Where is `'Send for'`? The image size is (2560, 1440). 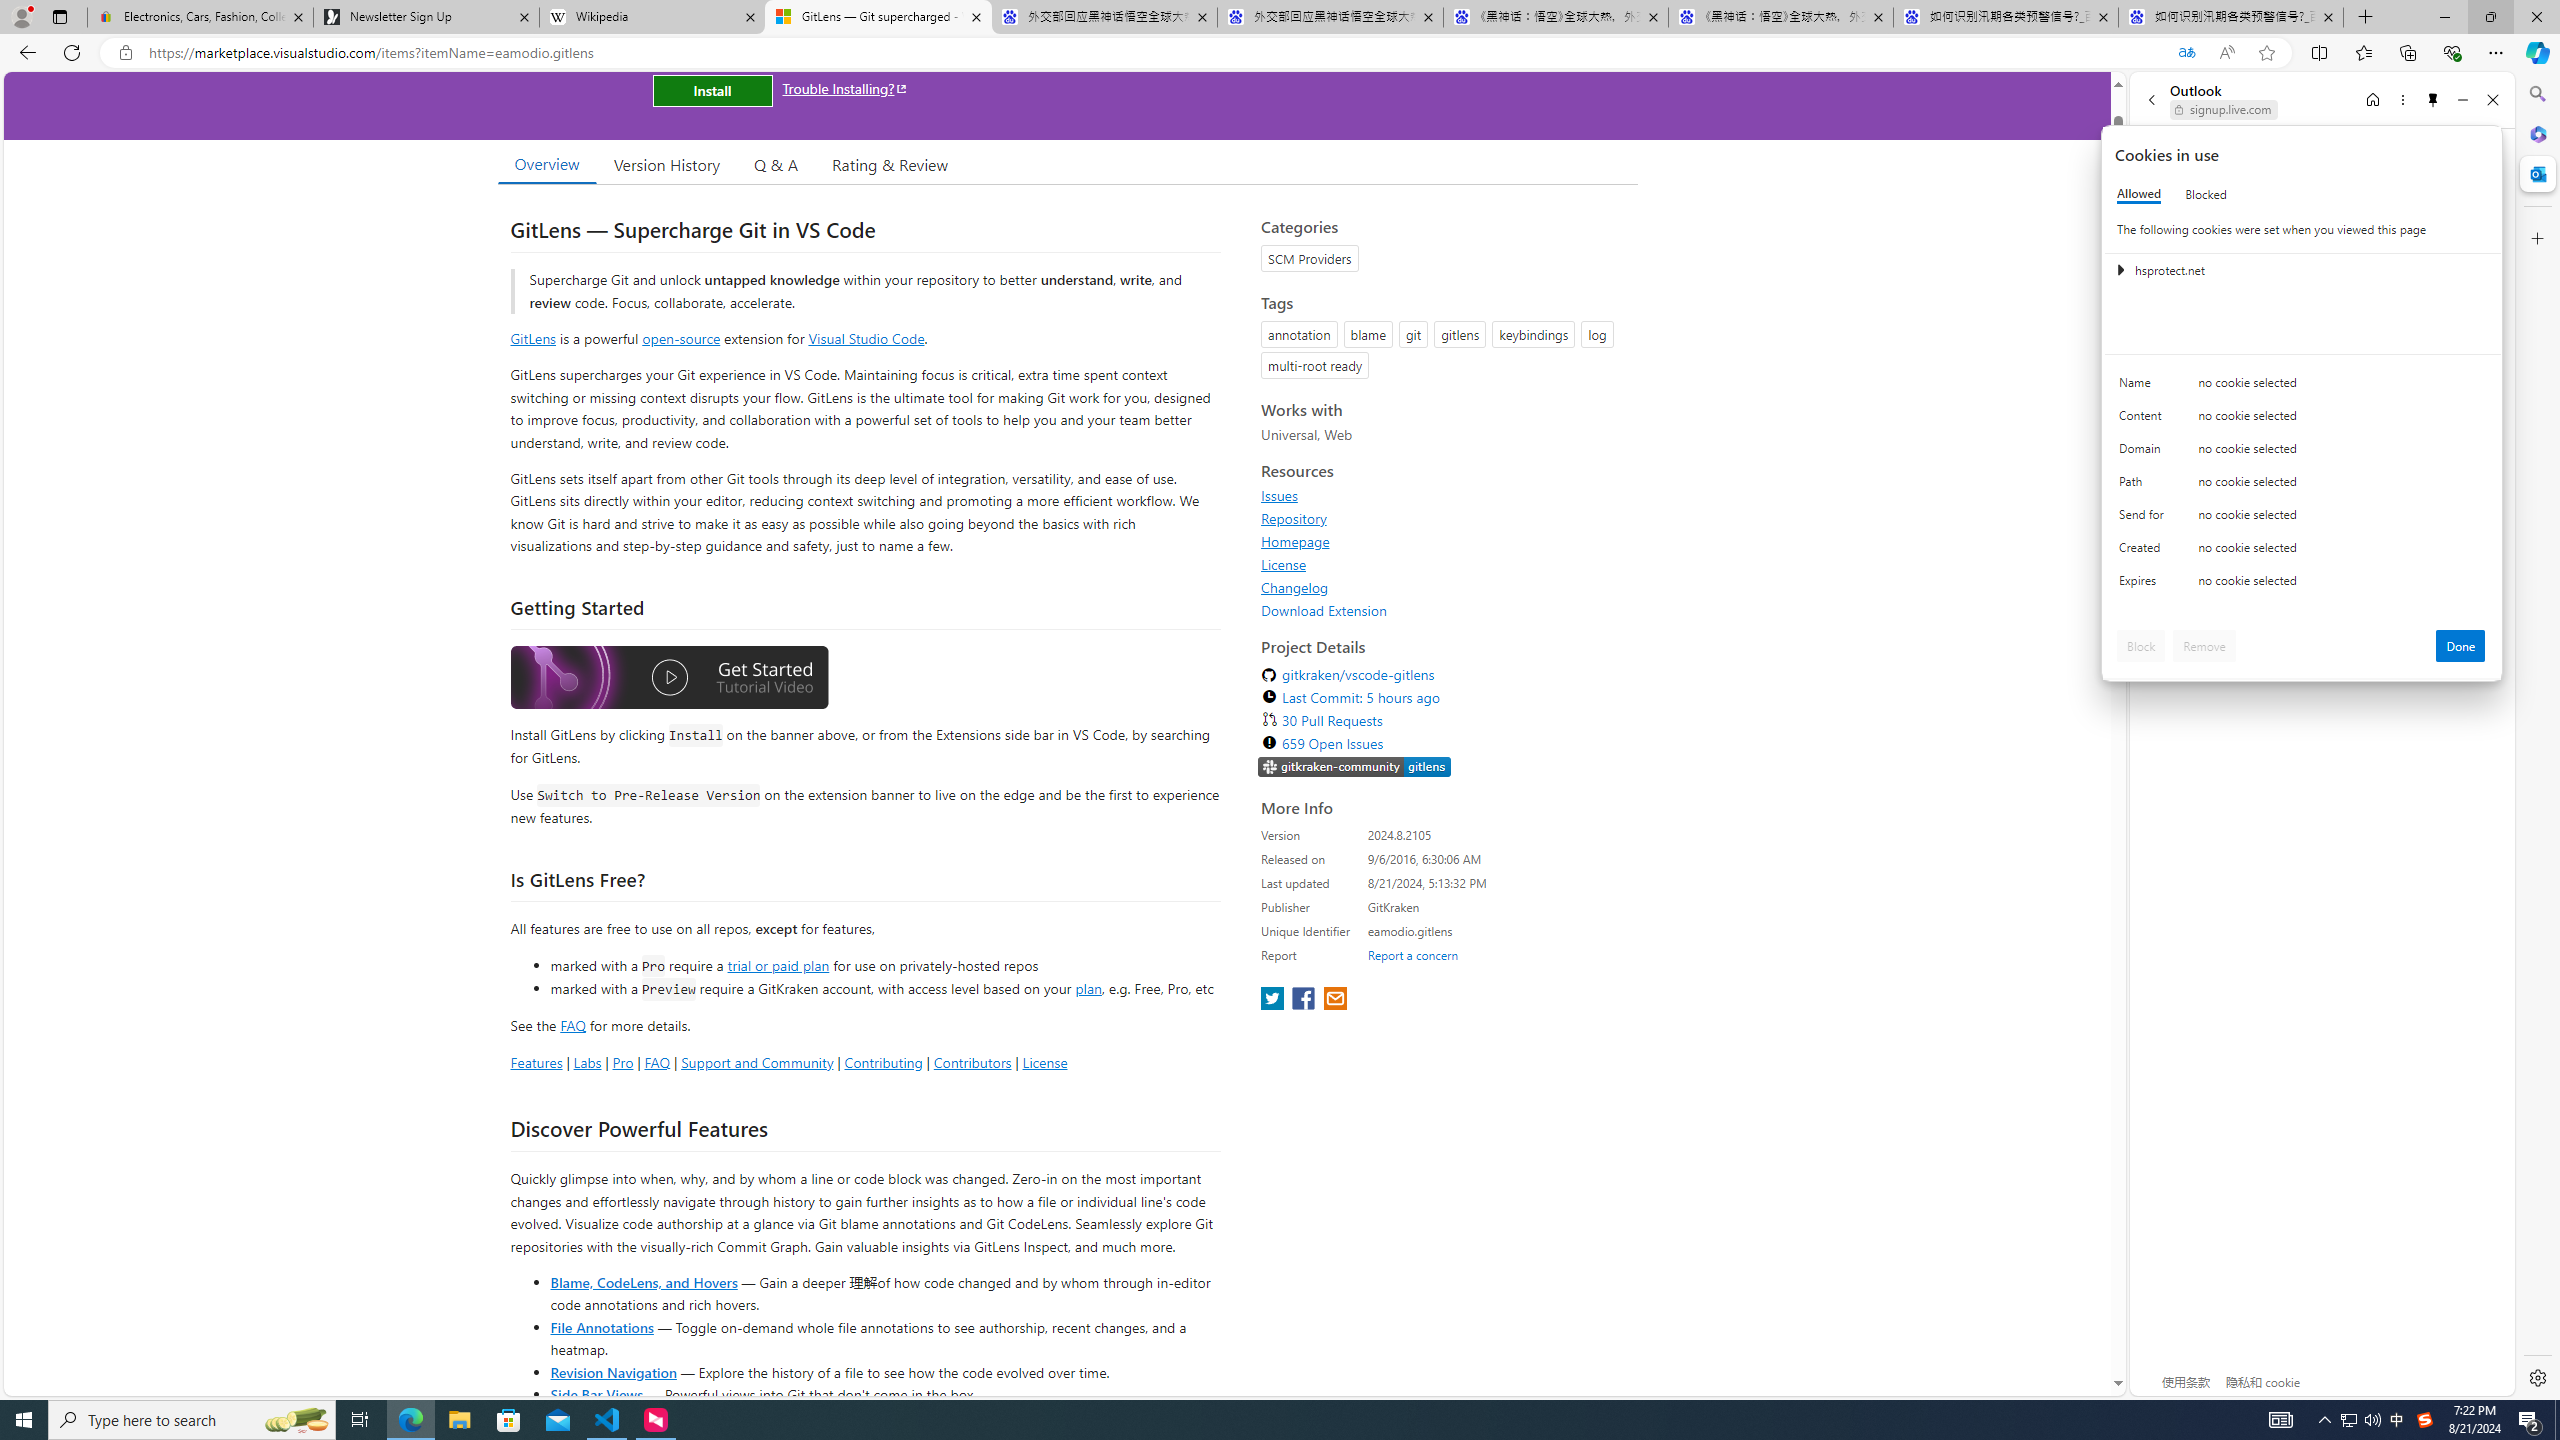 'Send for' is located at coordinates (2144, 518).